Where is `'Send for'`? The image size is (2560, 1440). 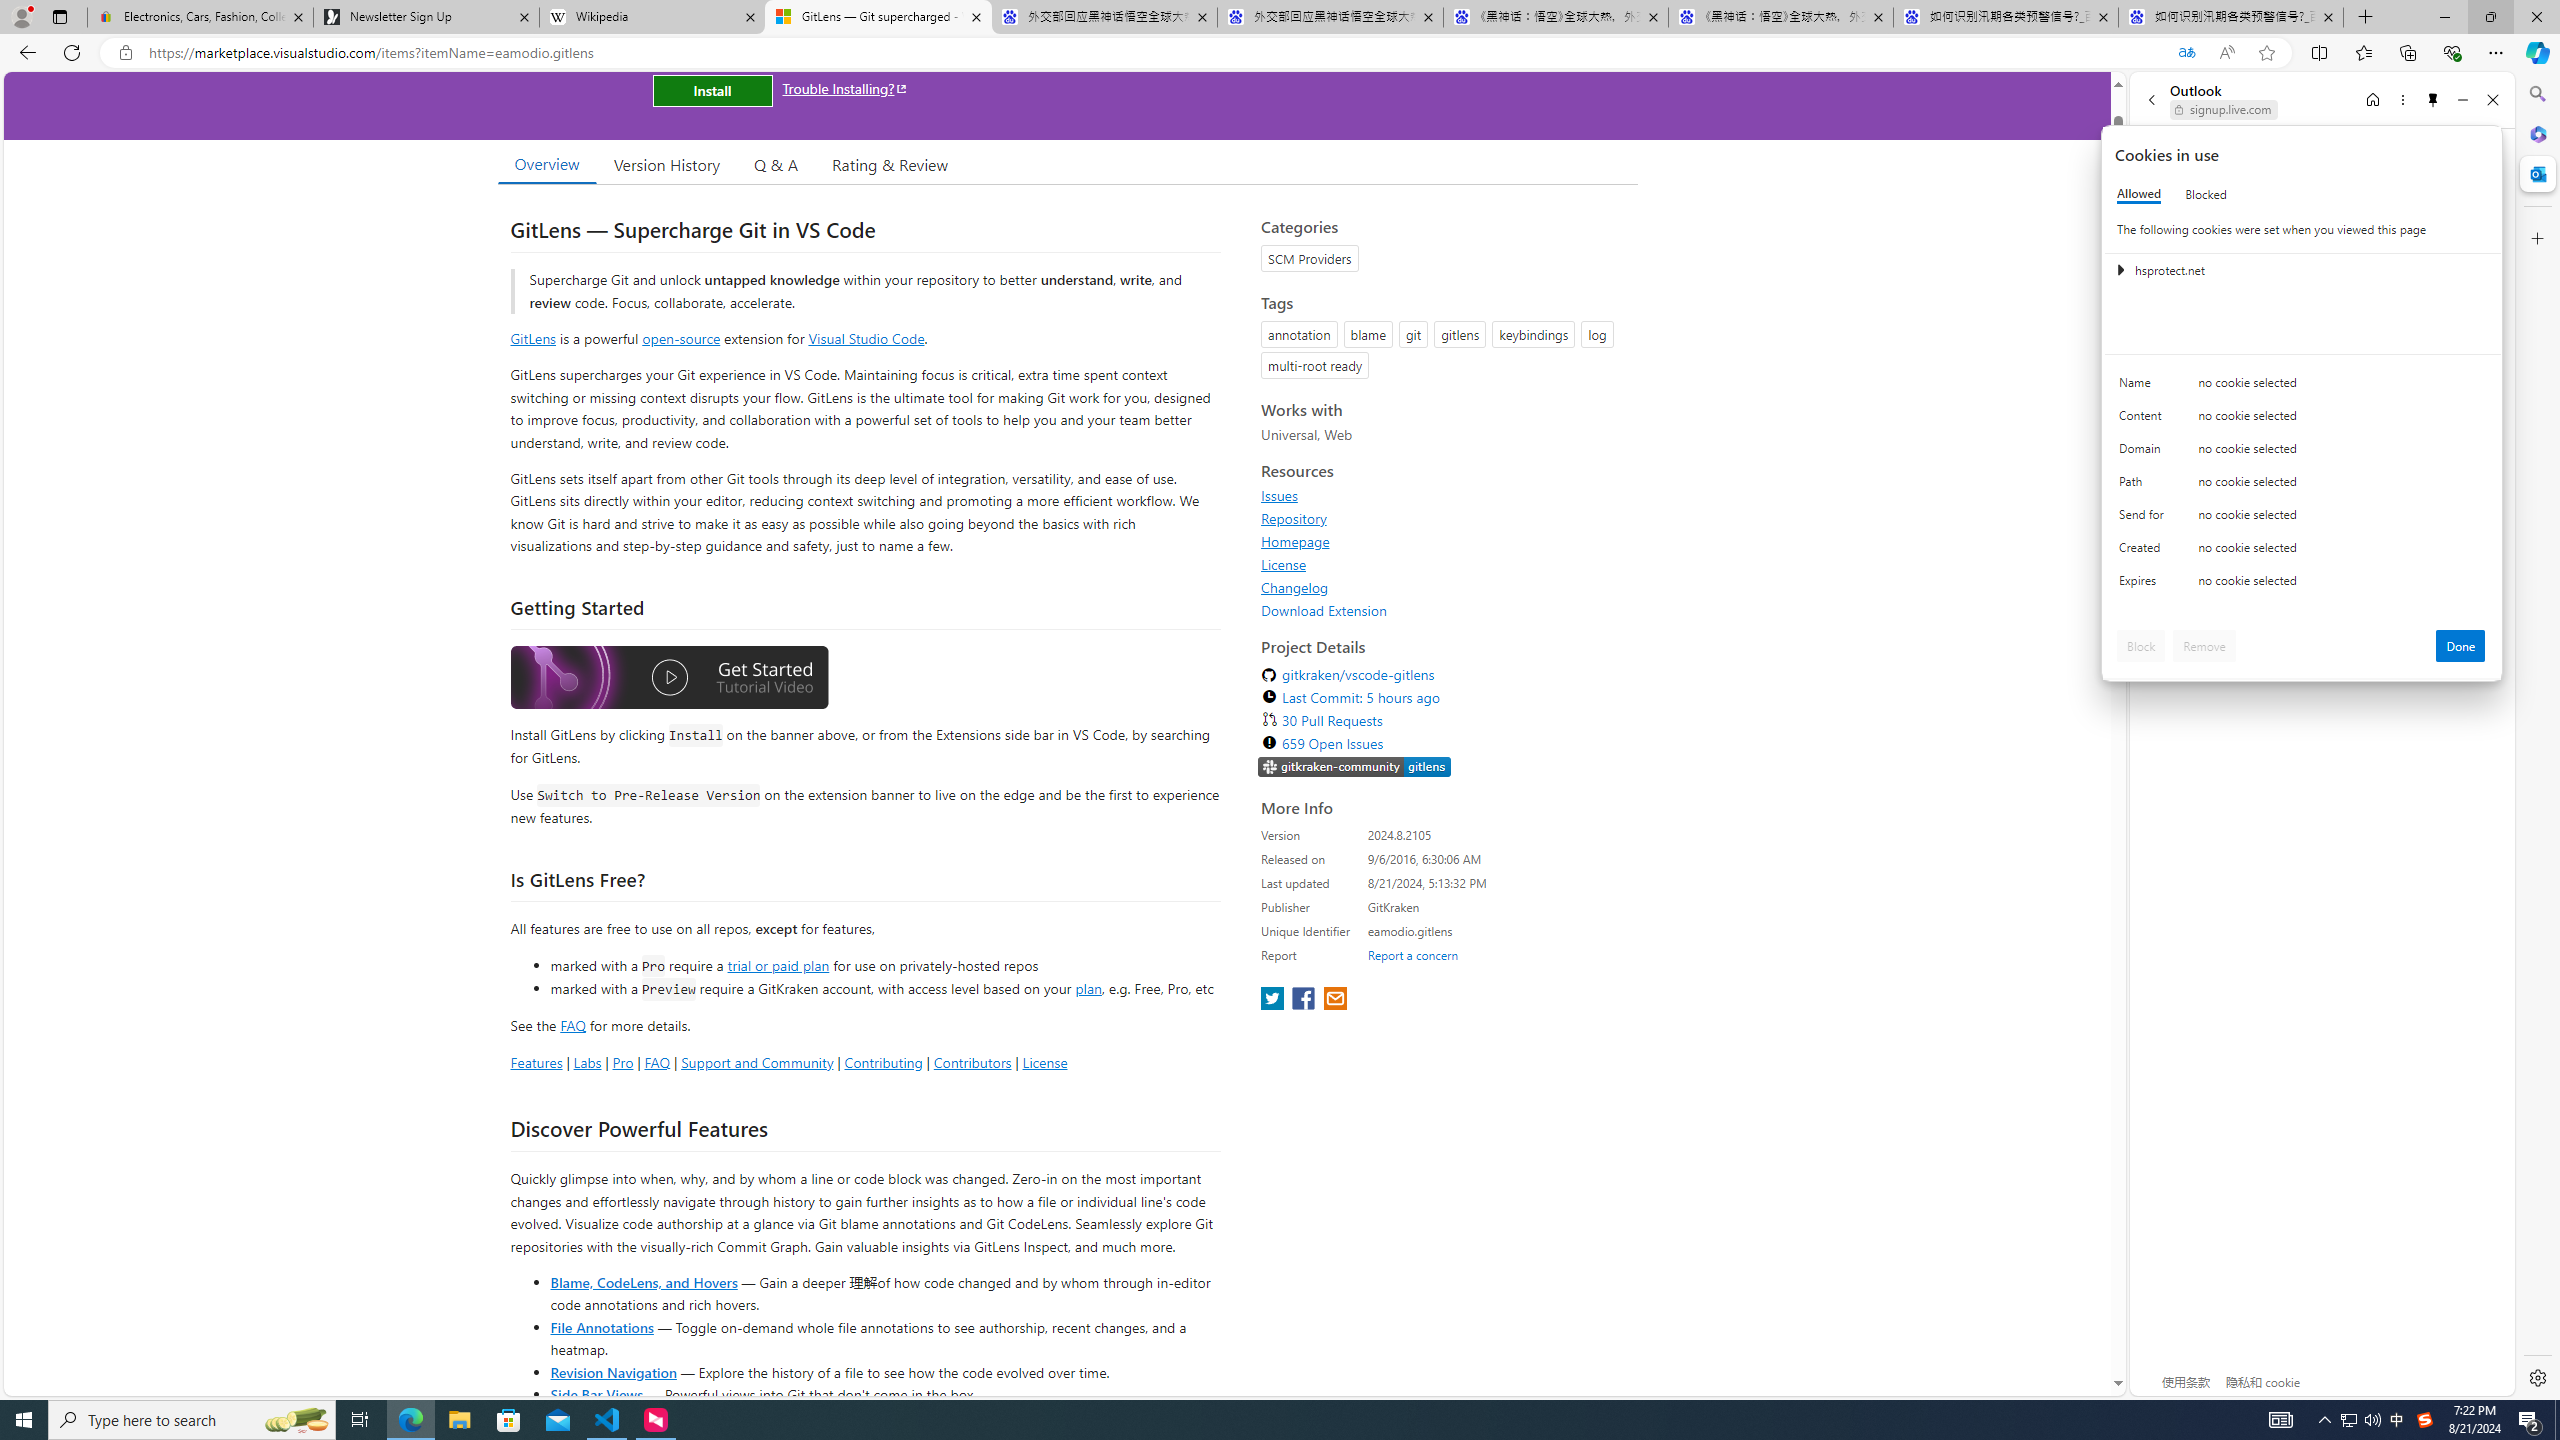 'Send for' is located at coordinates (2144, 518).